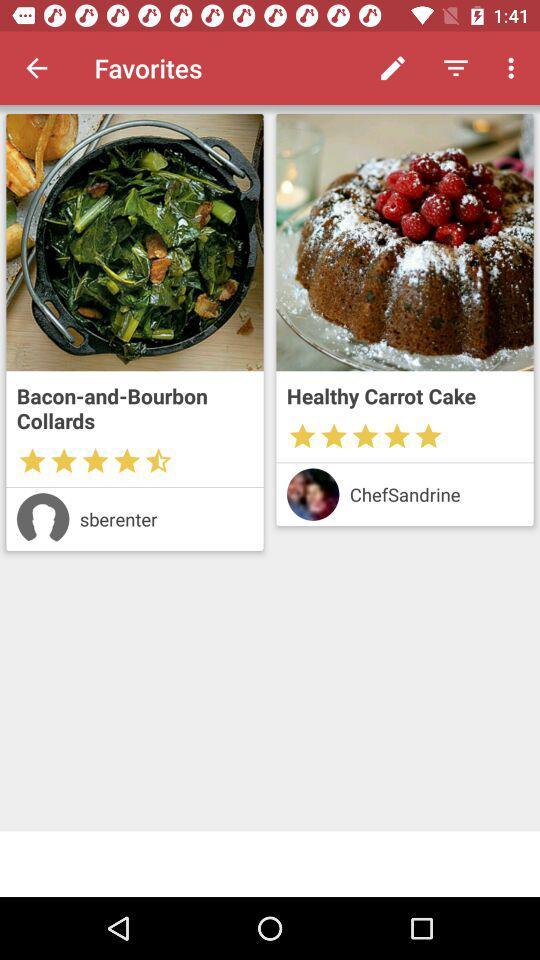  I want to click on recipe, so click(135, 241).